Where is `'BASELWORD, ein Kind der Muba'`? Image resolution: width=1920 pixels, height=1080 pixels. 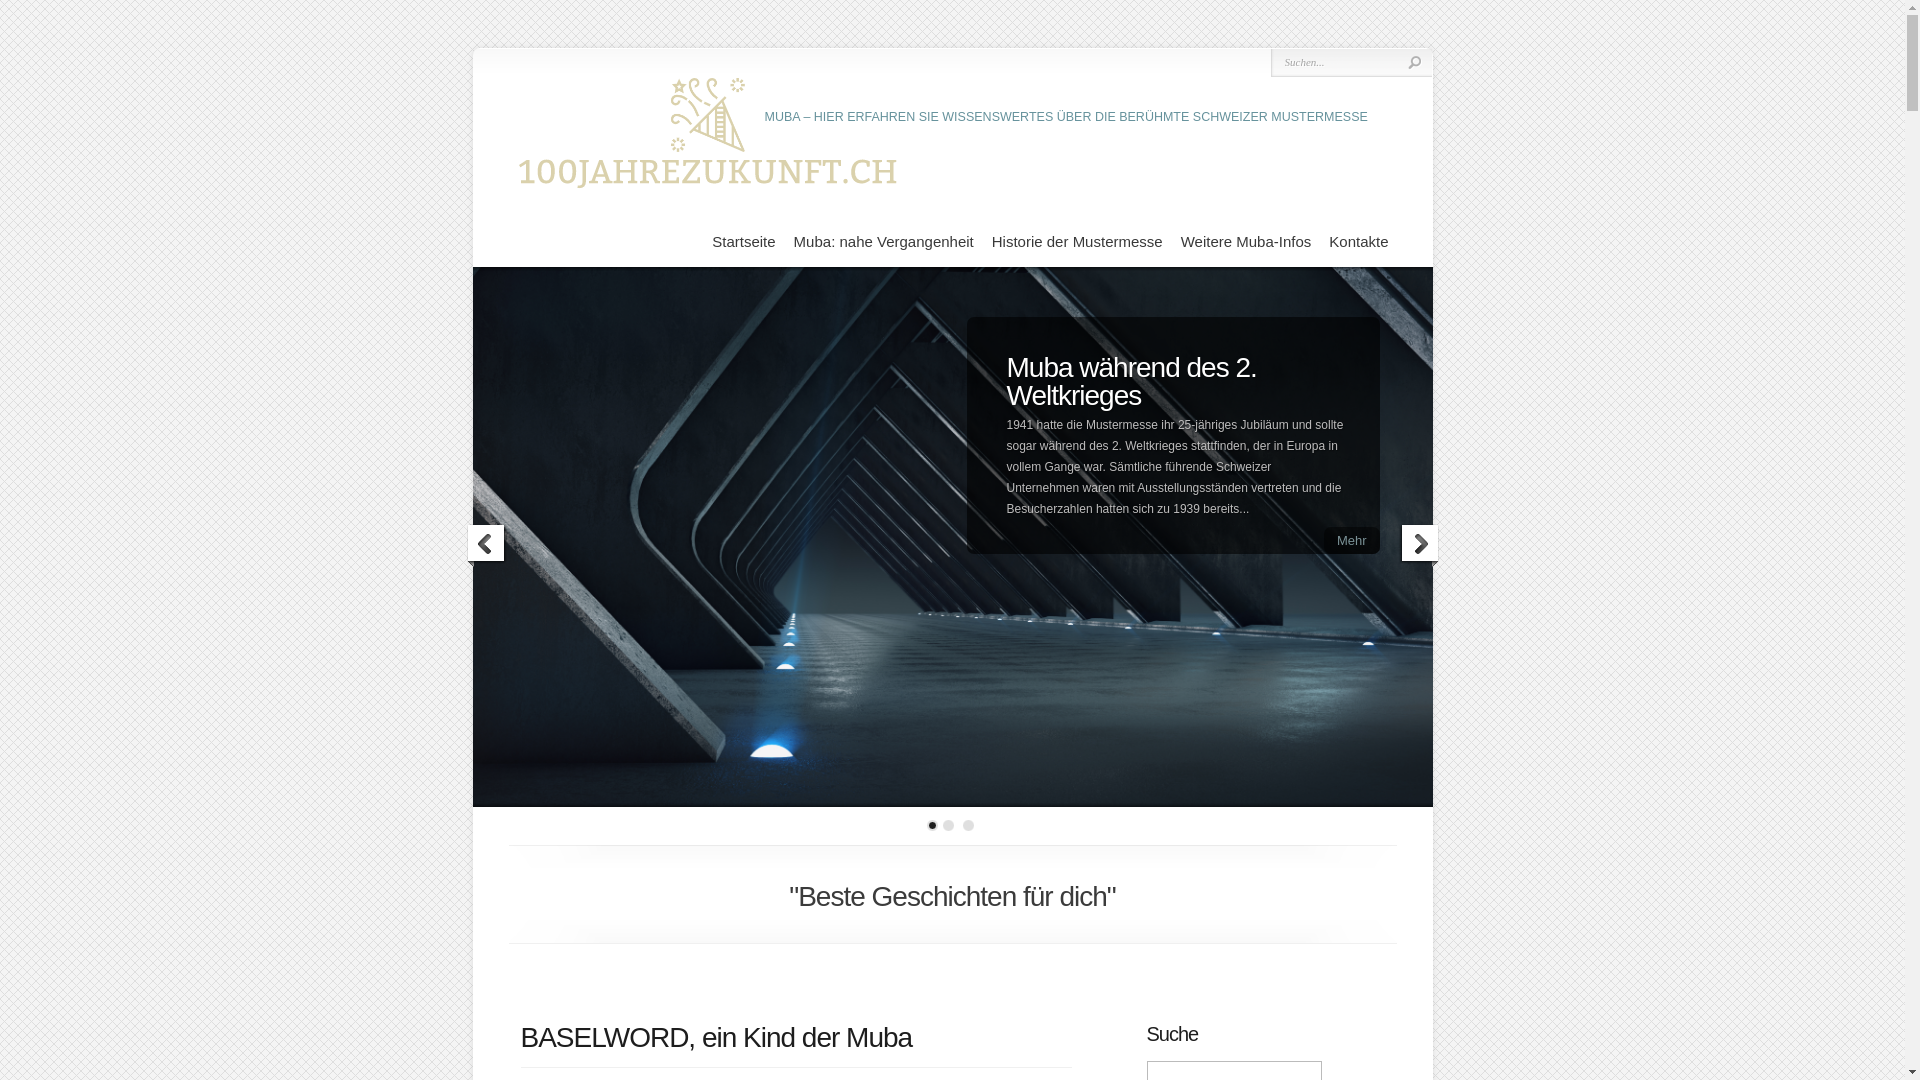
'BASELWORD, ein Kind der Muba' is located at coordinates (519, 1036).